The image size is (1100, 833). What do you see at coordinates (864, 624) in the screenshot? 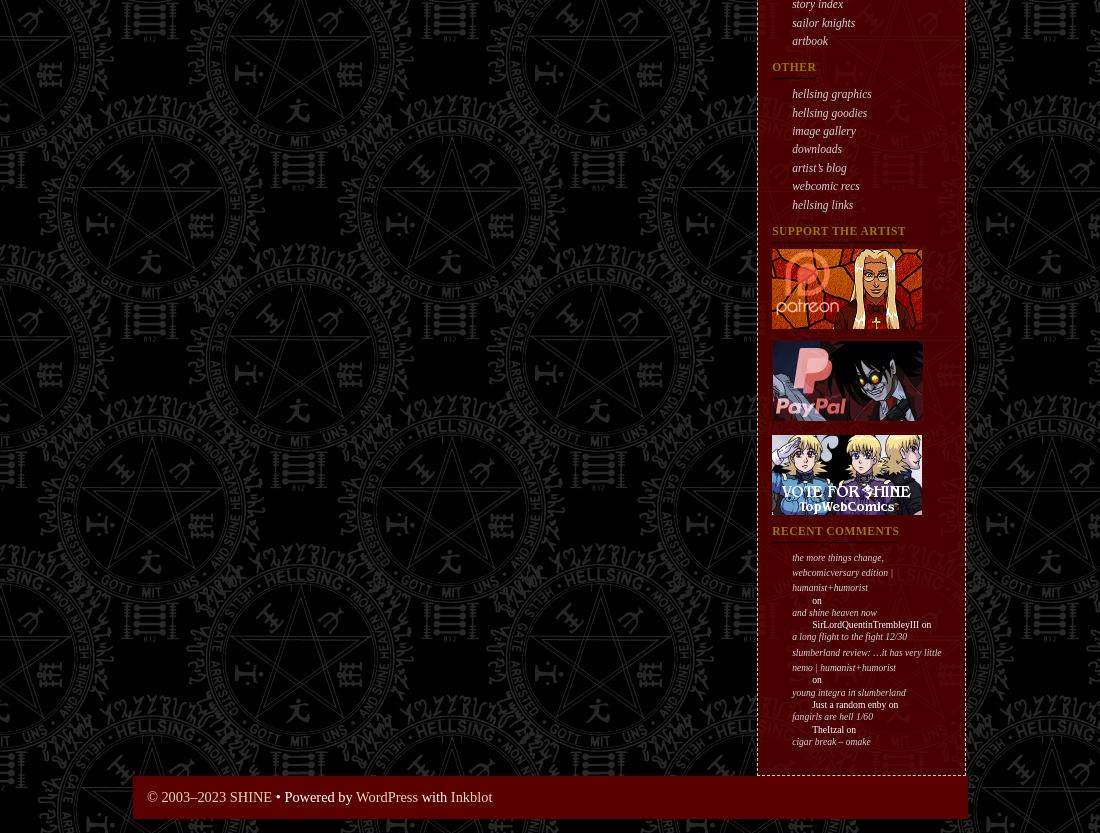
I see `'SirLordQuentinTrembleyIII'` at bounding box center [864, 624].